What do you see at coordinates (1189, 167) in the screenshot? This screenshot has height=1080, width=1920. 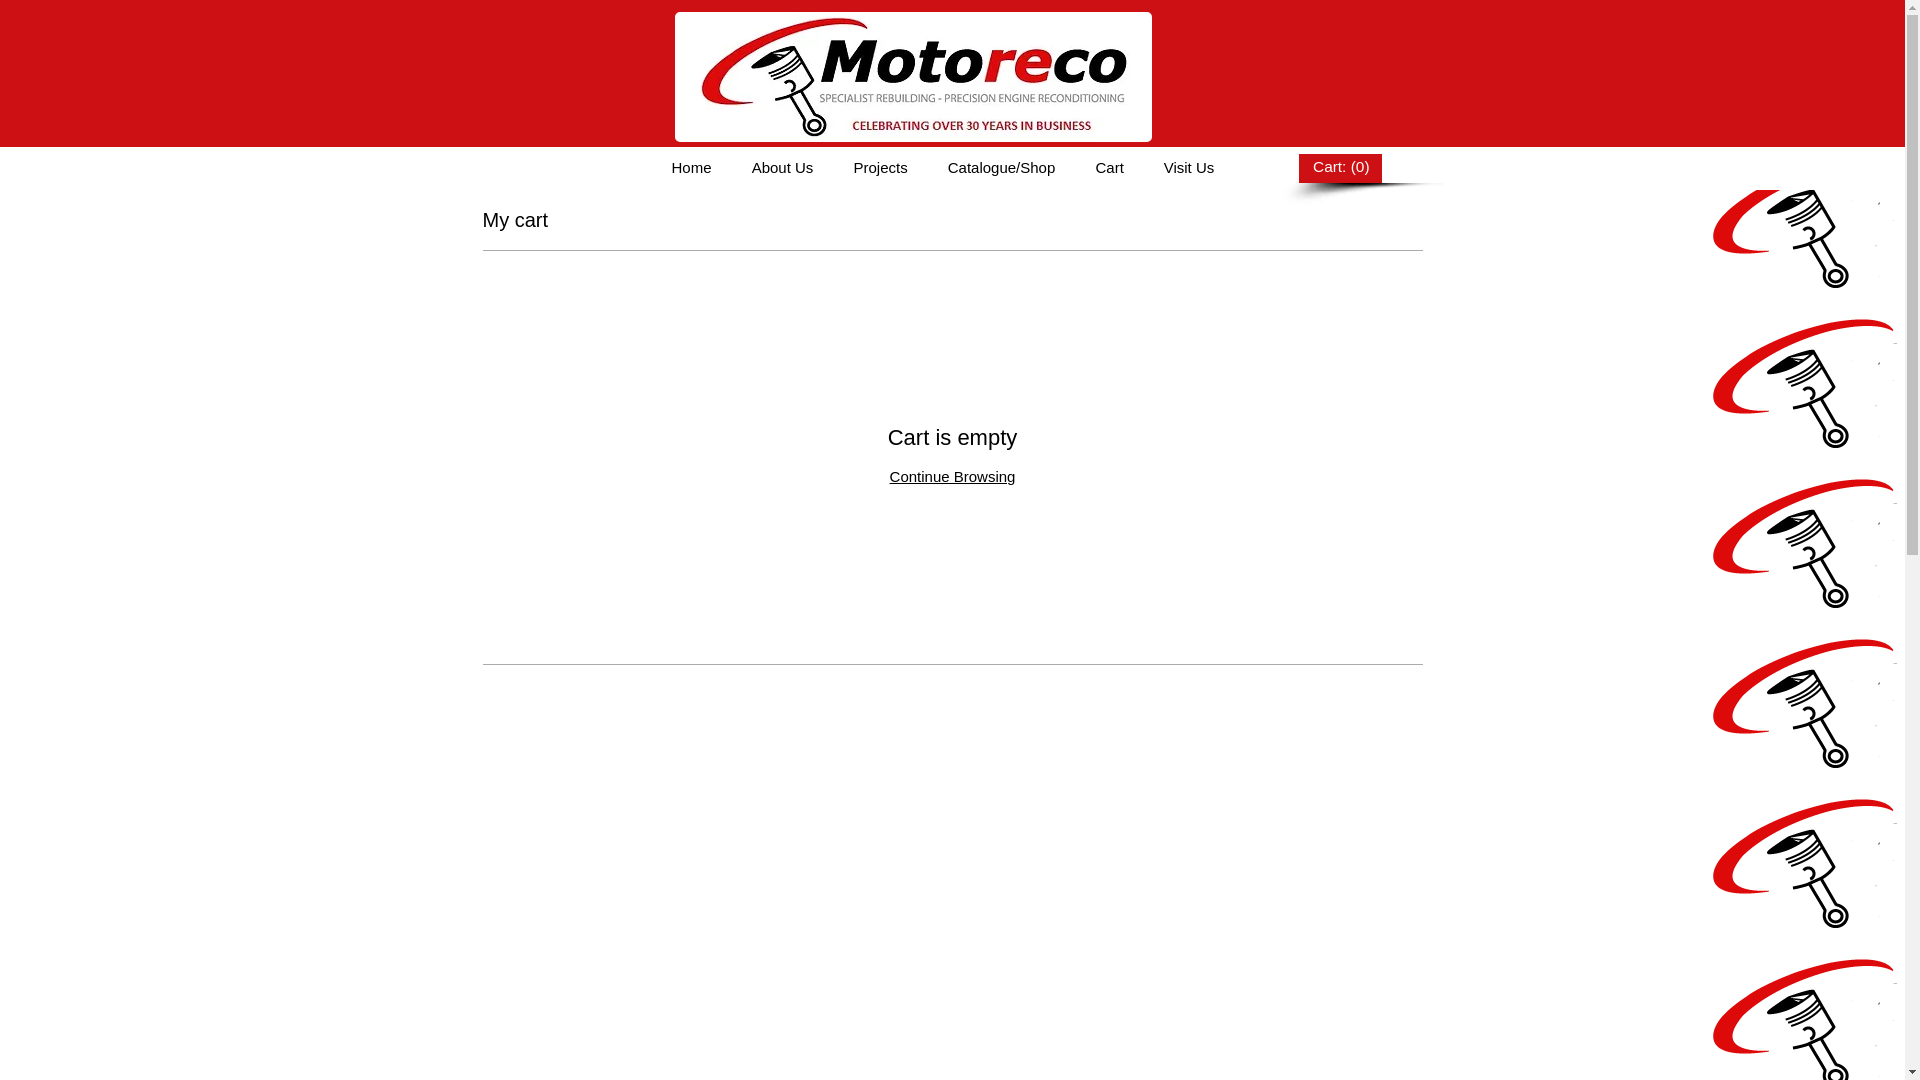 I see `'Visit Us'` at bounding box center [1189, 167].